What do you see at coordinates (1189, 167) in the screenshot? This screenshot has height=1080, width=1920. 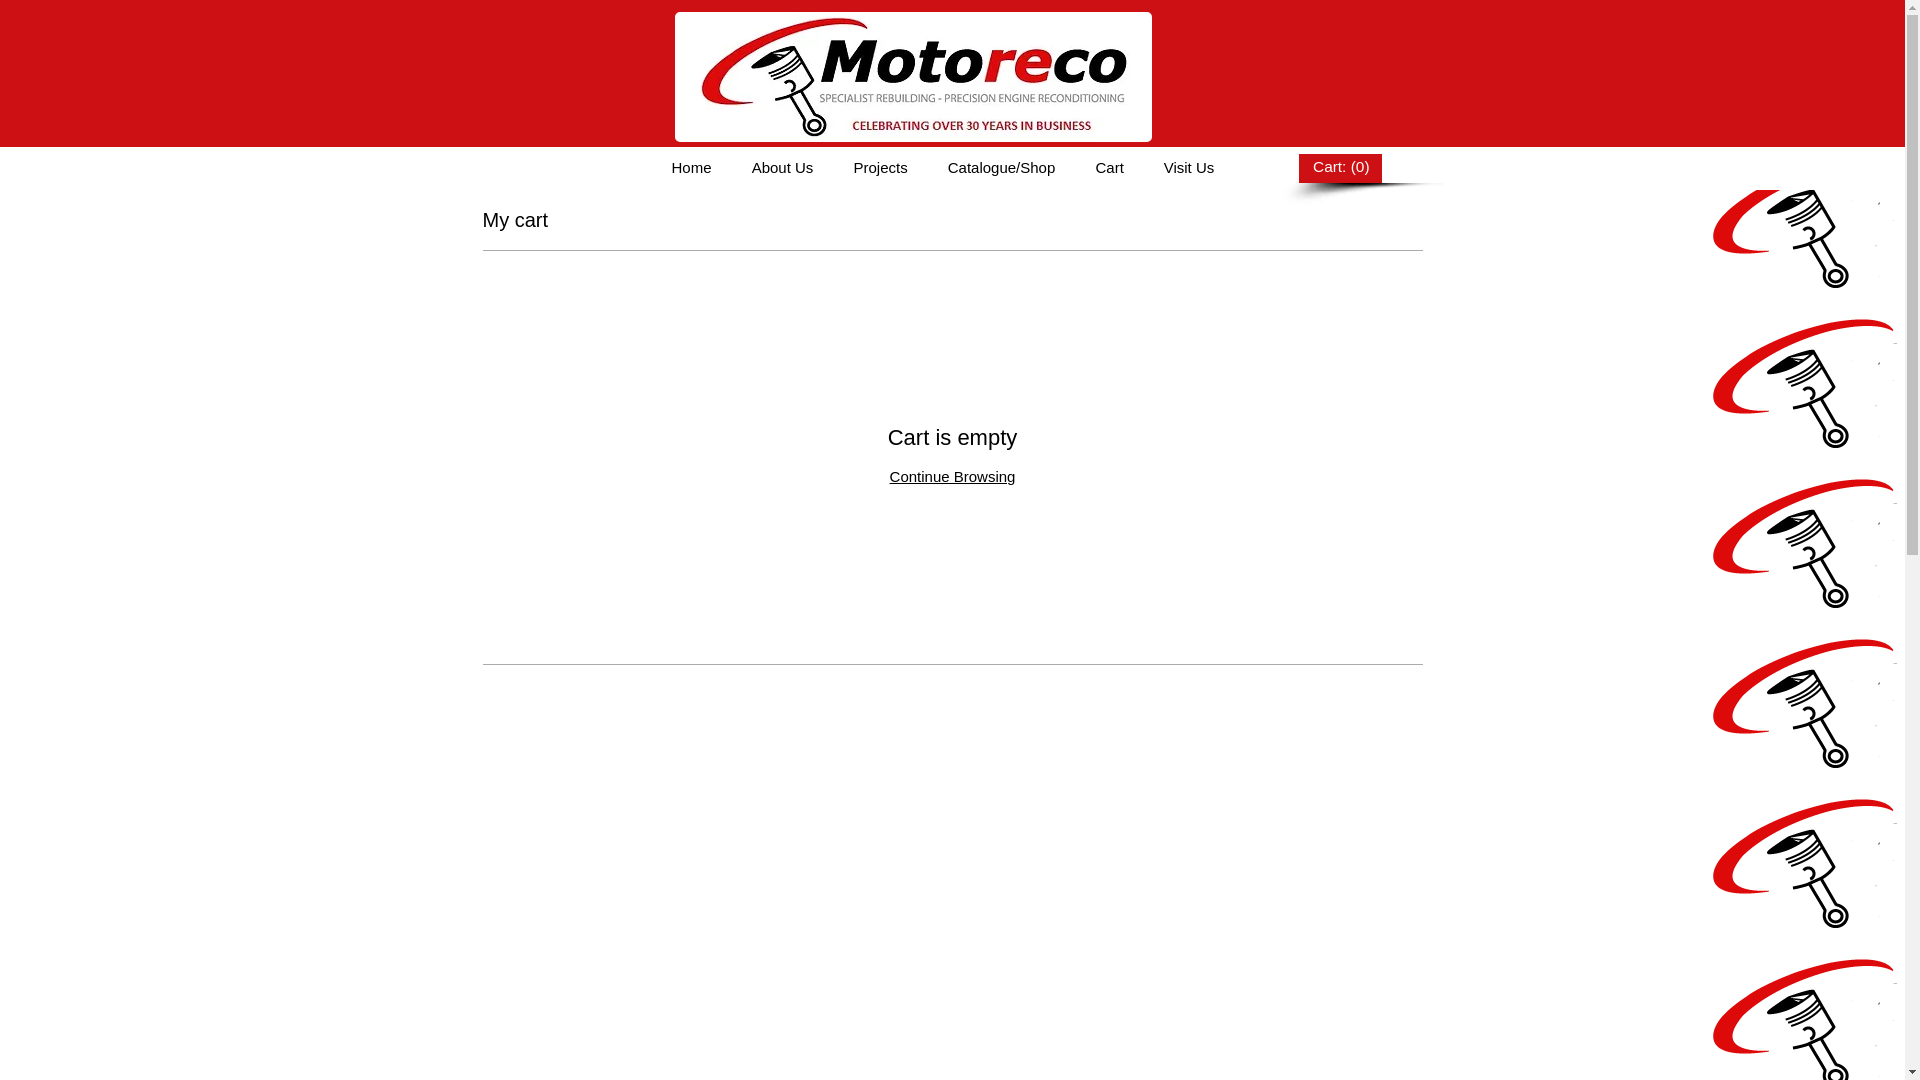 I see `'Visit Us'` at bounding box center [1189, 167].